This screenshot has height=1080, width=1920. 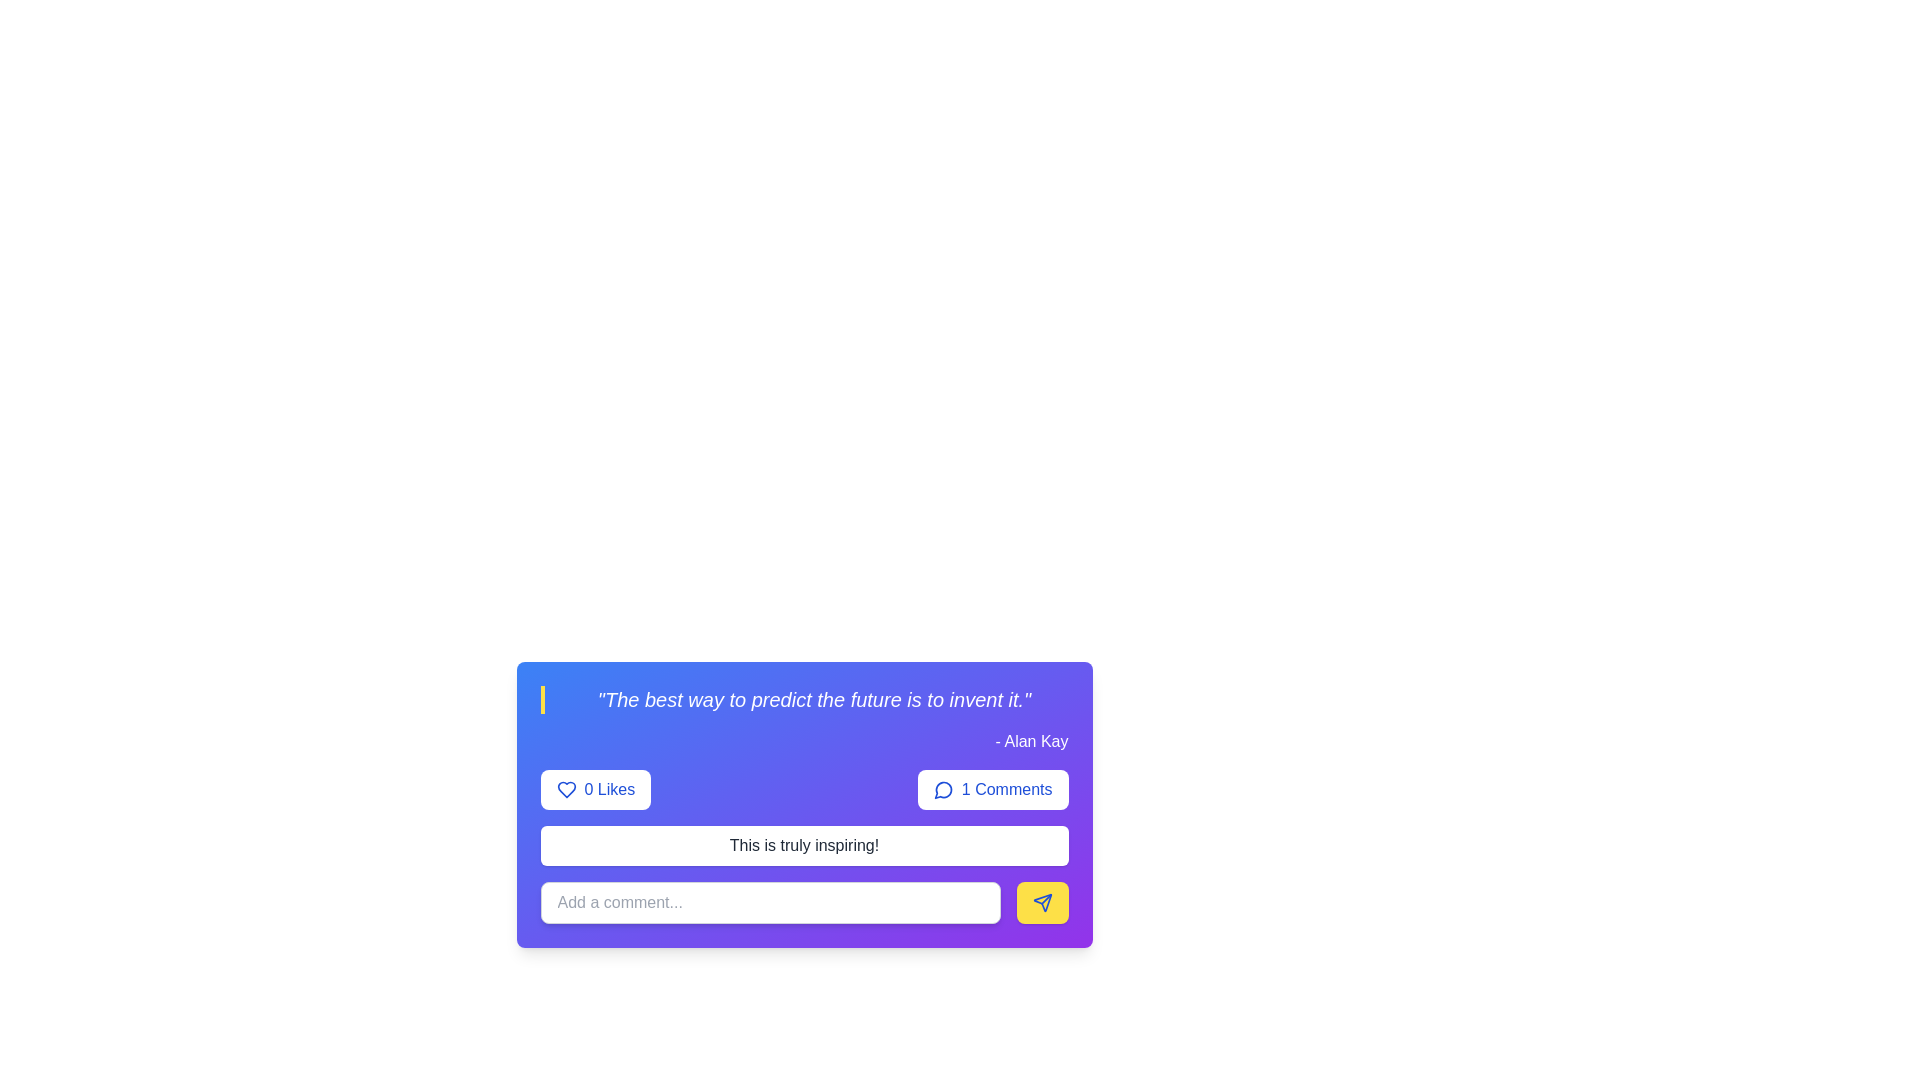 What do you see at coordinates (1041, 902) in the screenshot?
I see `the send button located in the bottom-right corner of the input bar, which is represented by a paper airplane icon, for visual feedback` at bounding box center [1041, 902].